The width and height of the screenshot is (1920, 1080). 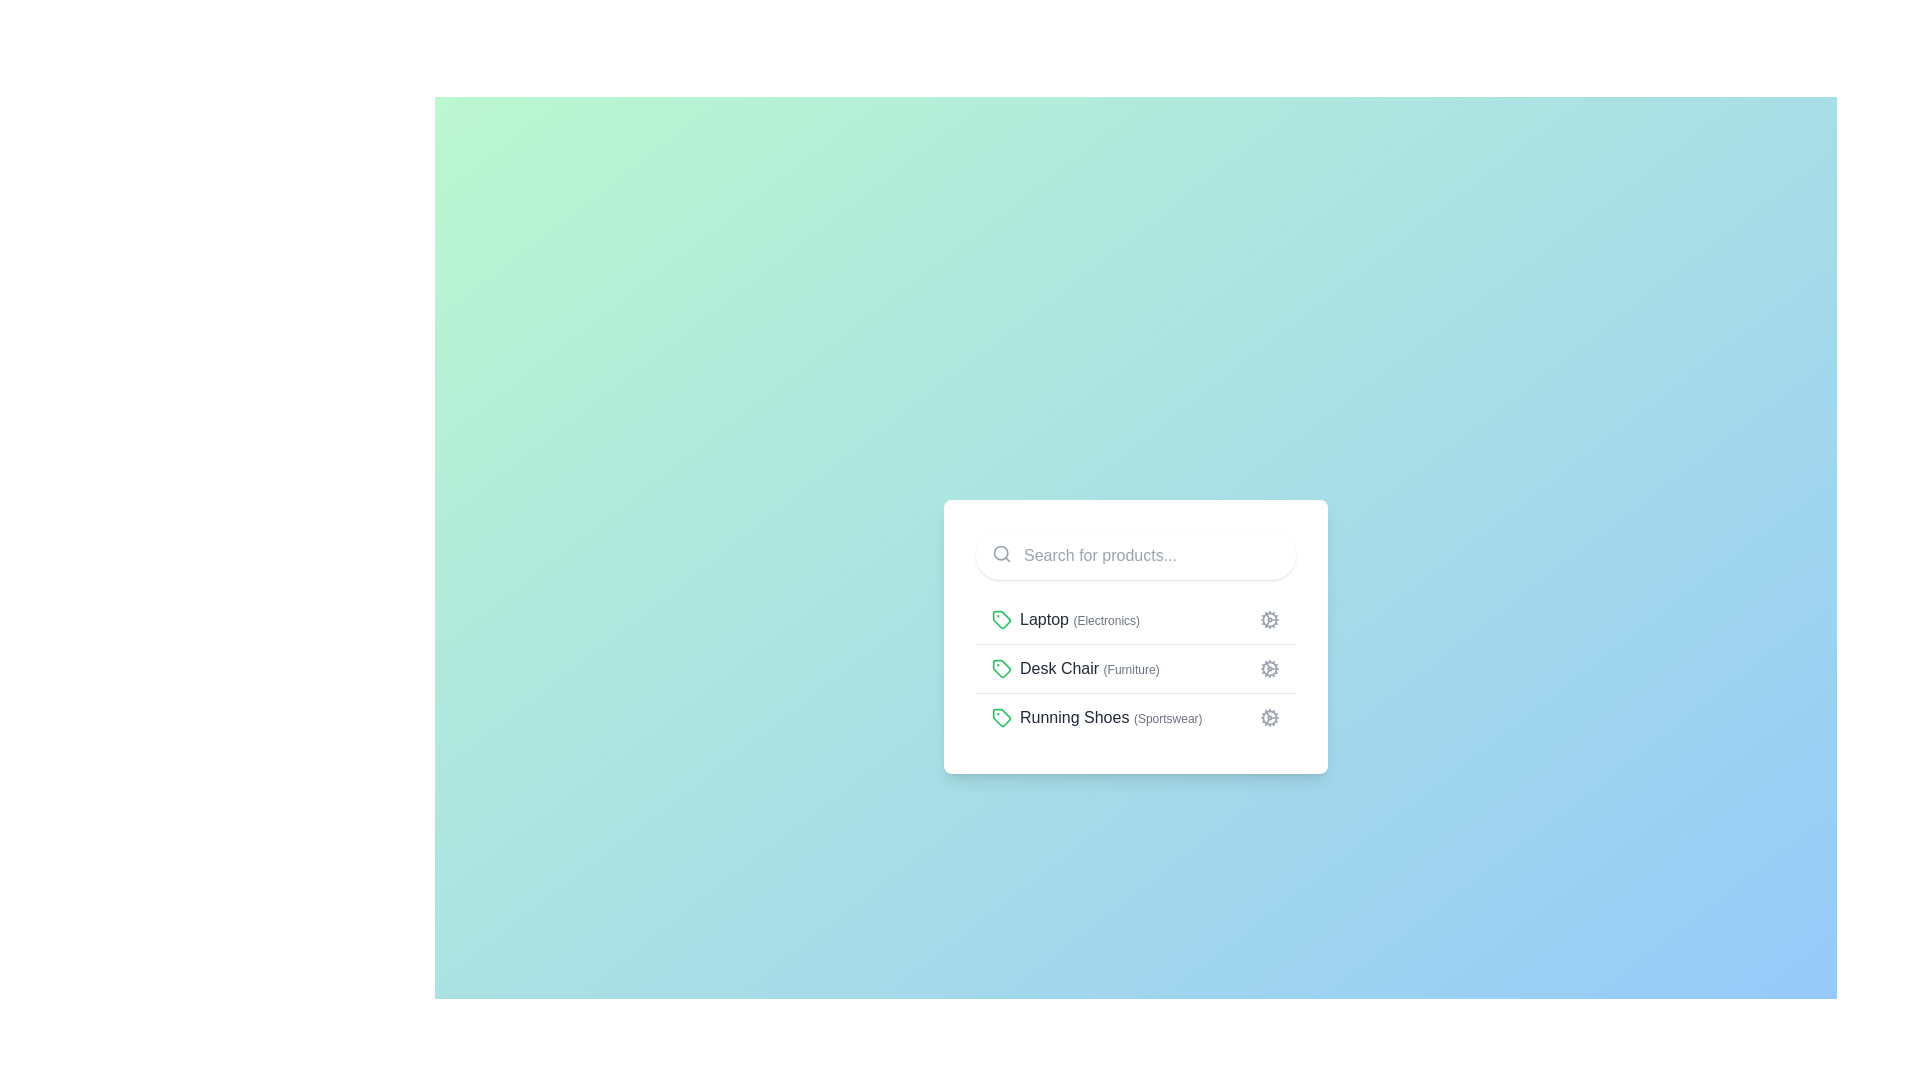 I want to click on the third list item labeled 'Running Shoes (Sportswear)' which features a green tag icon and a settings gear icon on the right for additional options, so click(x=1136, y=716).